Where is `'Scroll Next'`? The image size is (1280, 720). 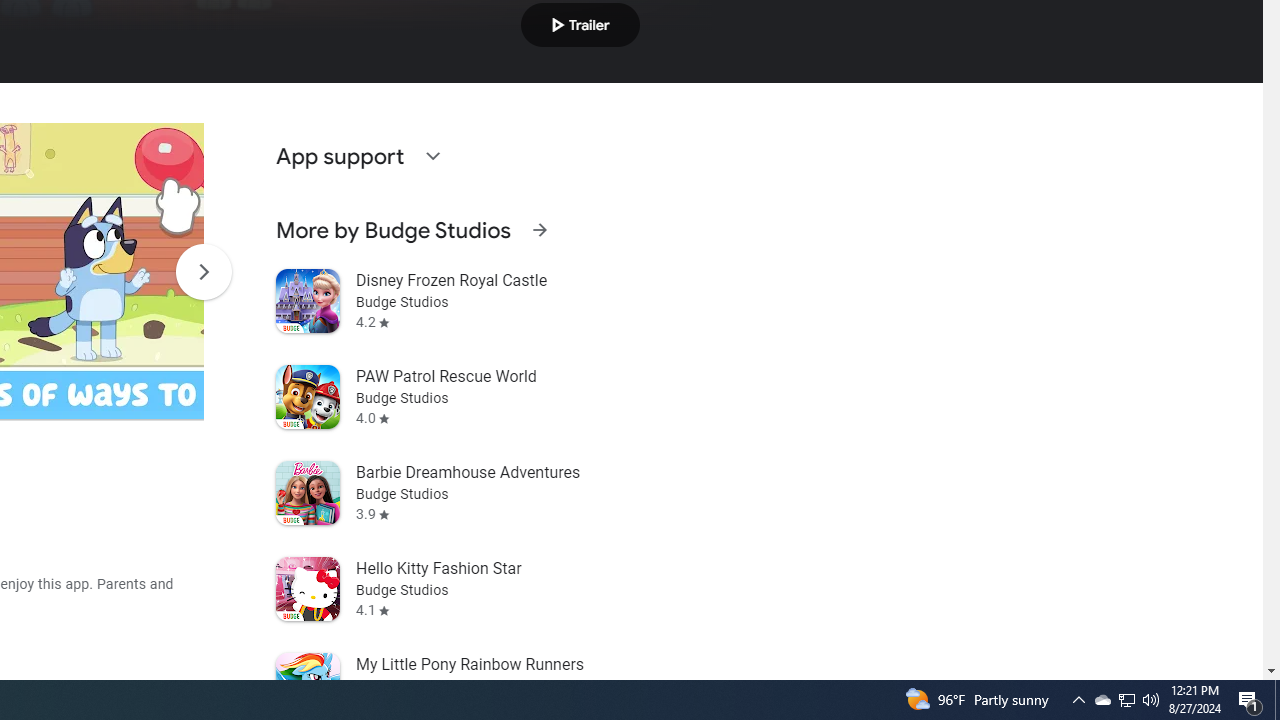 'Scroll Next' is located at coordinates (203, 272).